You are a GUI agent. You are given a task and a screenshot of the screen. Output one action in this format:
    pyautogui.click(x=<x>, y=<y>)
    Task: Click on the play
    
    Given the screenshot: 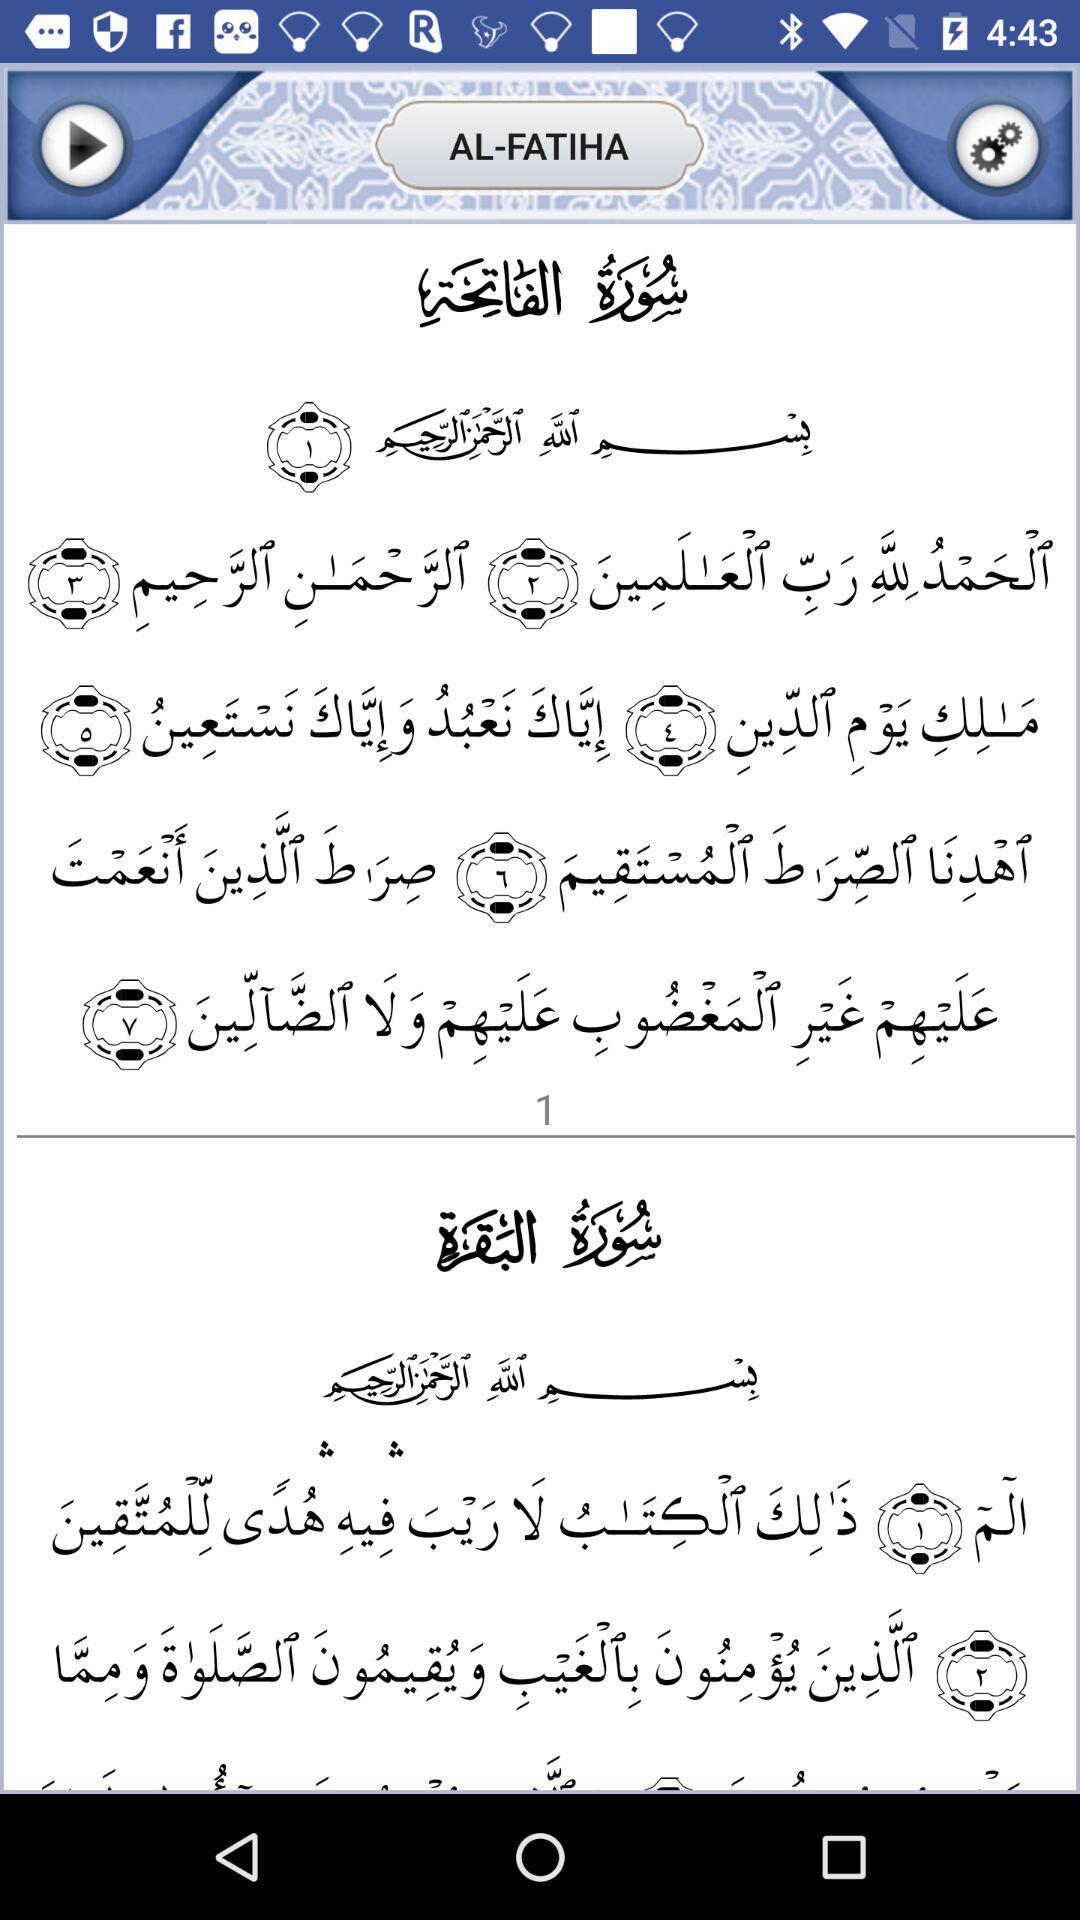 What is the action you would take?
    pyautogui.click(x=81, y=144)
    